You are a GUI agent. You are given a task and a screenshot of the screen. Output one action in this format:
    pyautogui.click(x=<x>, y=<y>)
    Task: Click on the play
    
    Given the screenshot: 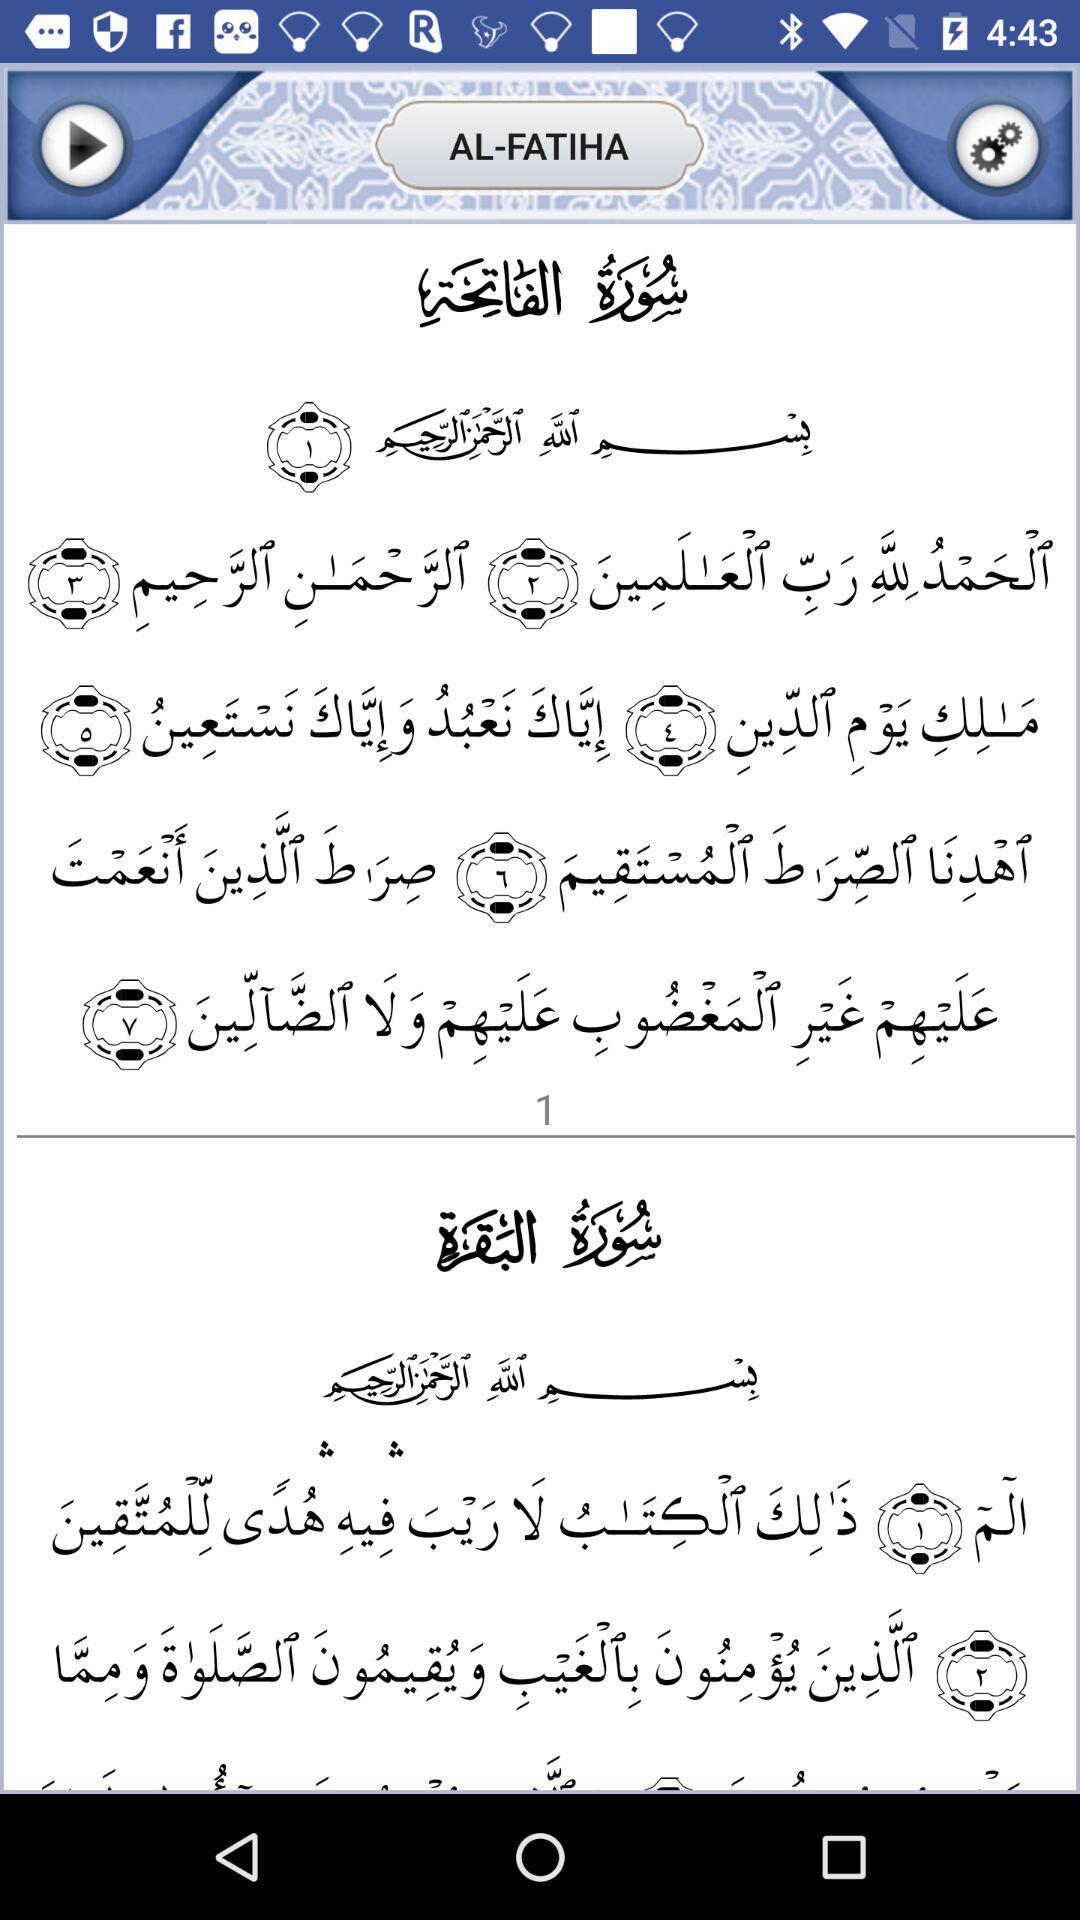 What is the action you would take?
    pyautogui.click(x=81, y=144)
    